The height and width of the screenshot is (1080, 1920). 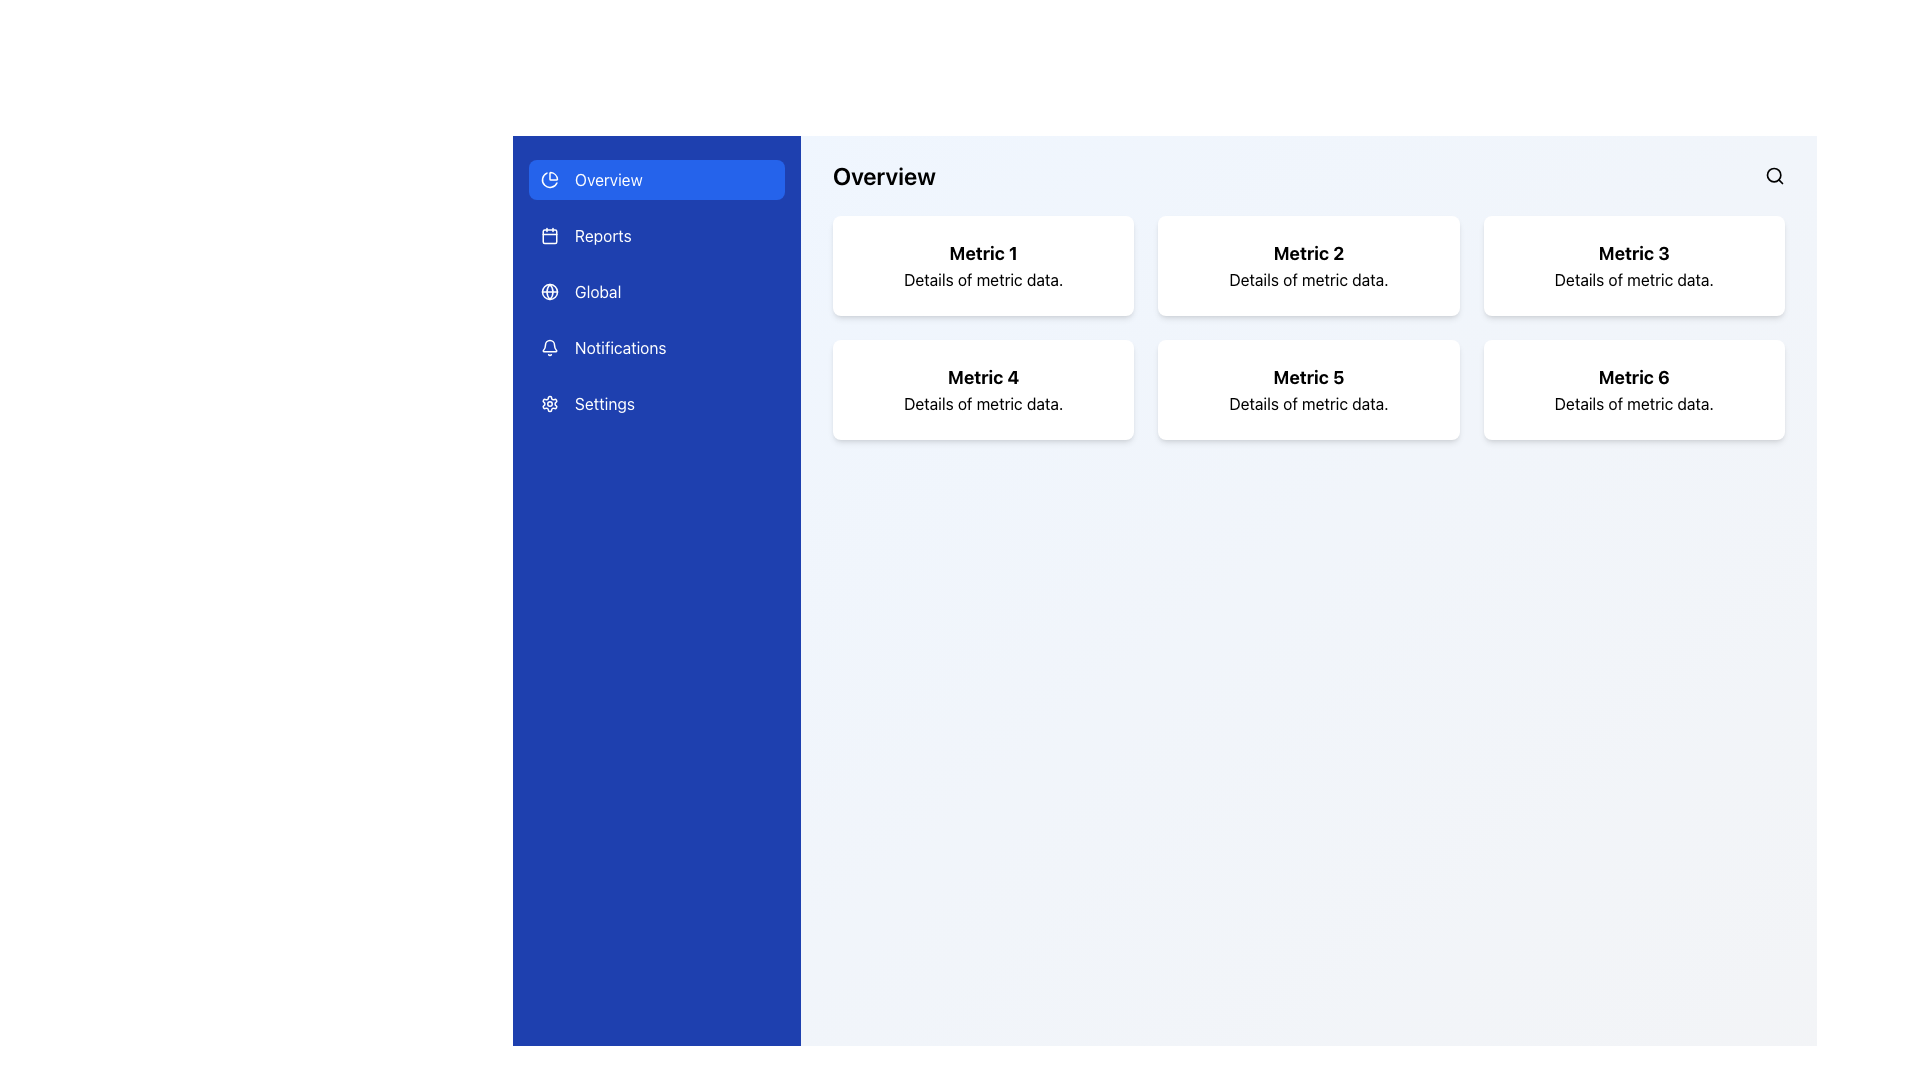 I want to click on the 'Global' menu item, which is the third item in the vertically stacked menu on the left sidebar, located between 'Reports' and 'Notifications', so click(x=657, y=292).